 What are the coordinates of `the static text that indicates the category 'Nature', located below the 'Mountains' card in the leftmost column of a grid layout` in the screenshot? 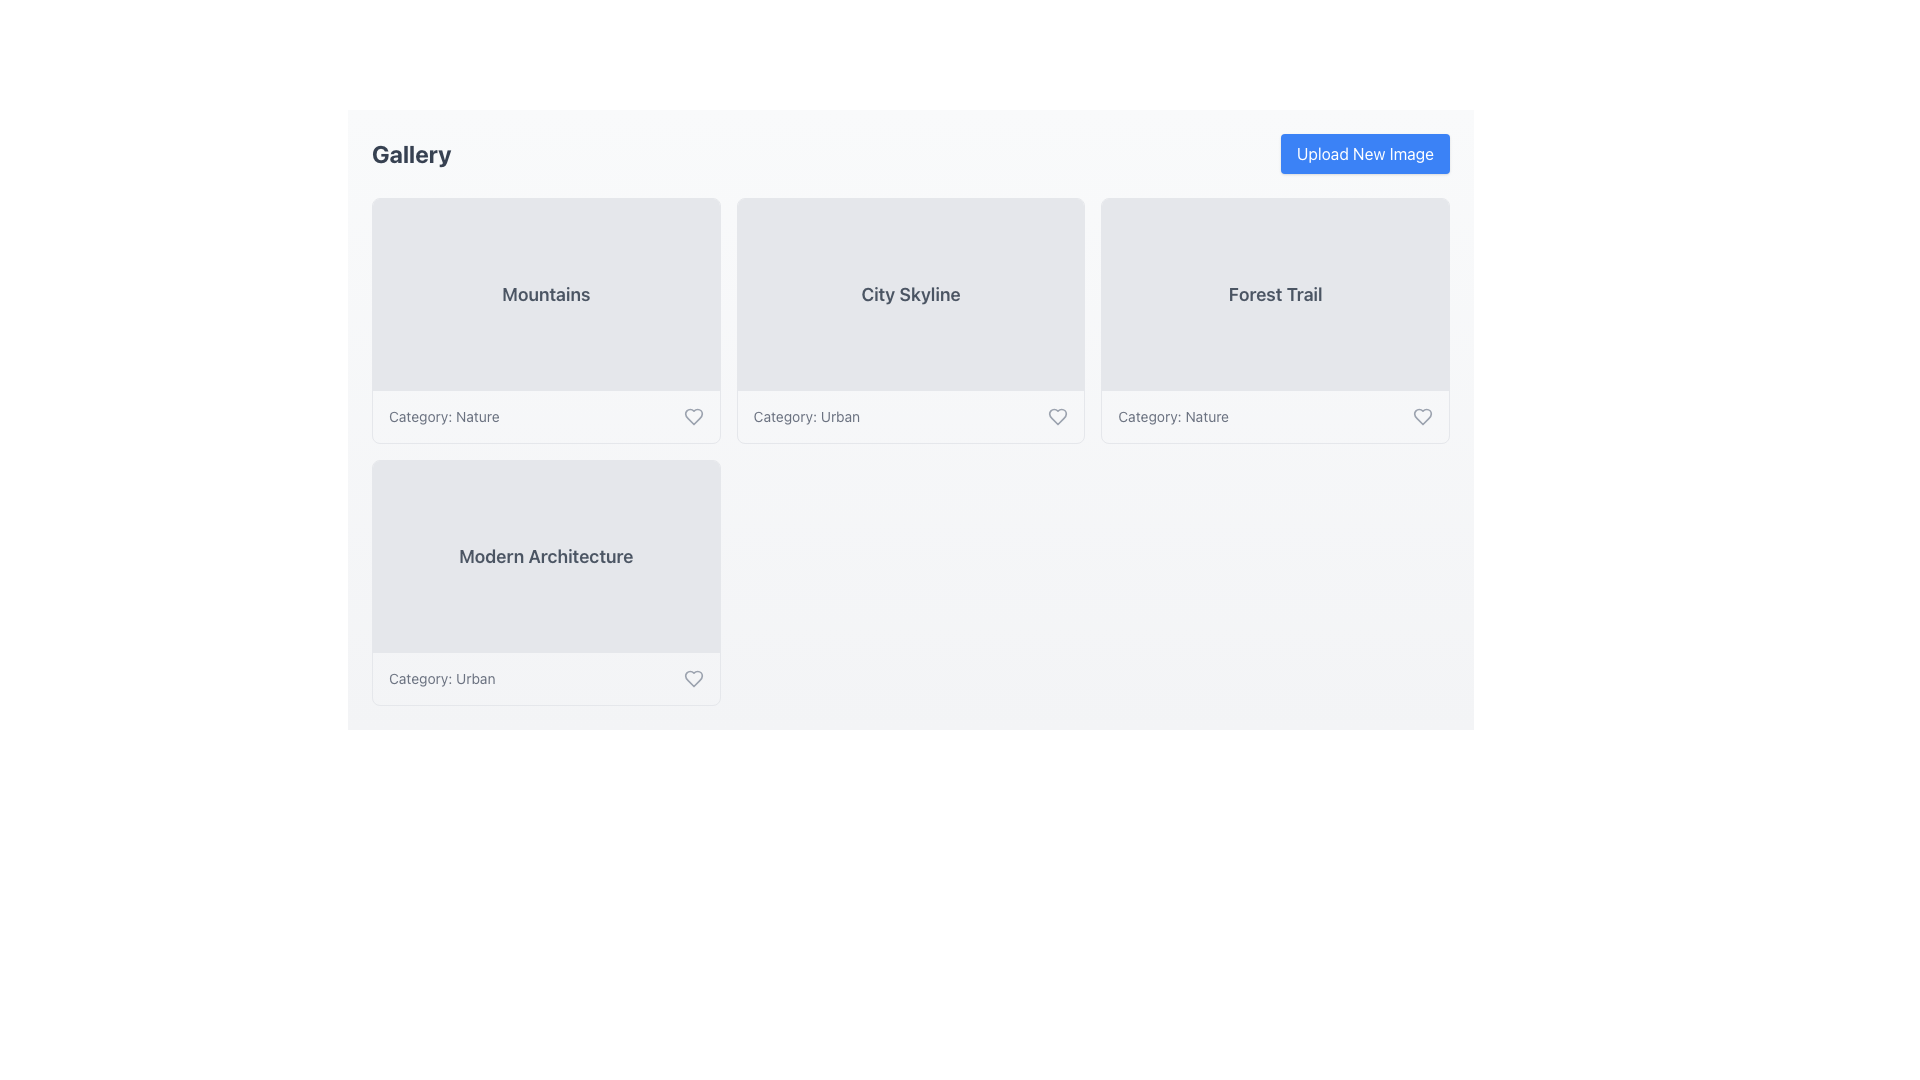 It's located at (443, 415).